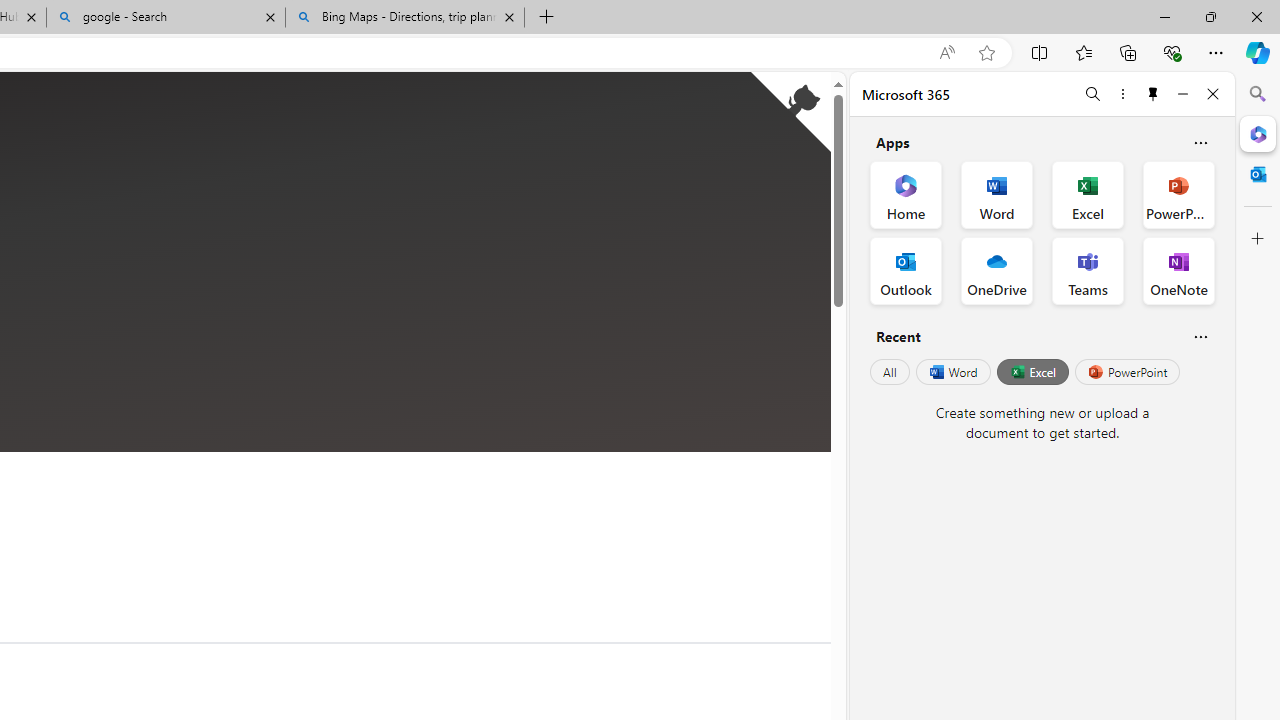  Describe the element at coordinates (1087, 271) in the screenshot. I see `'Teams Office App'` at that location.